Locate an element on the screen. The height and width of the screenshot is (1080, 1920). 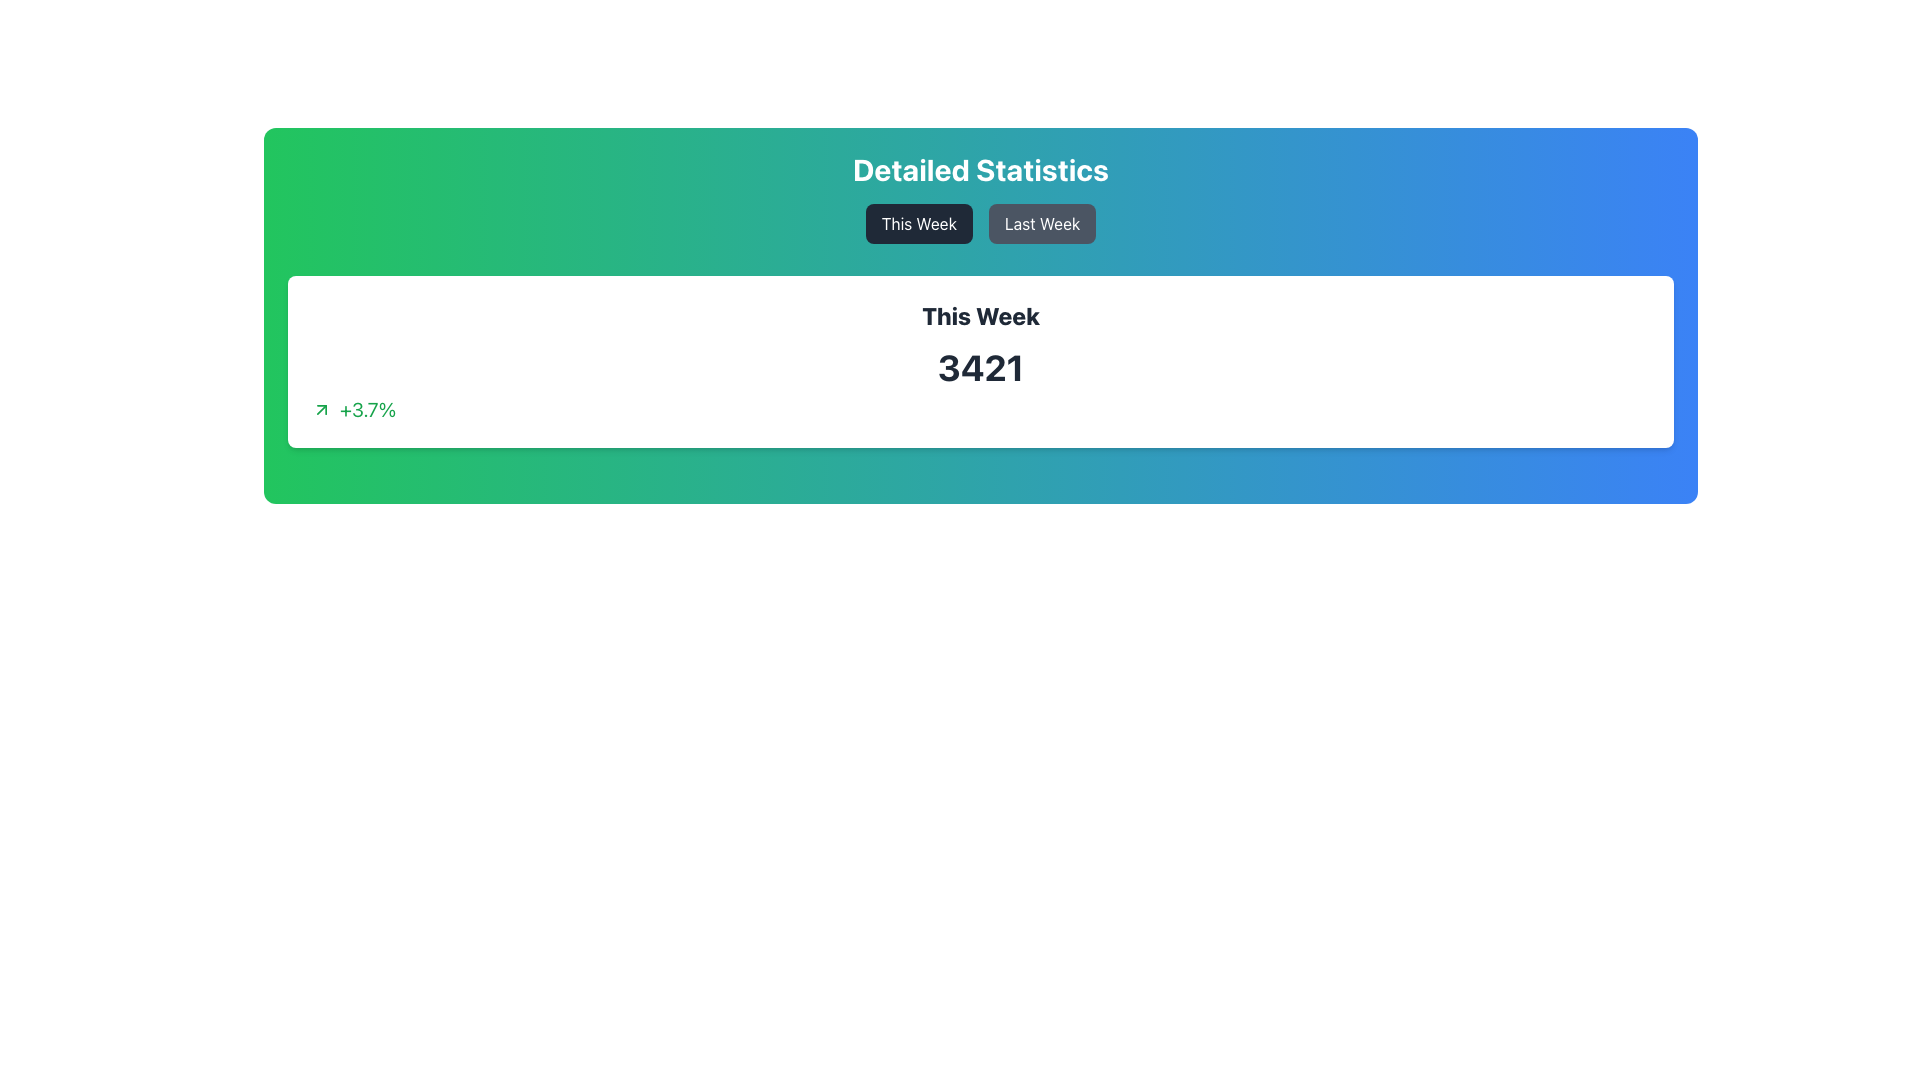
descriptive title or heading text located directly above the numeric value '3421' in the highlighted content area is located at coordinates (980, 315).